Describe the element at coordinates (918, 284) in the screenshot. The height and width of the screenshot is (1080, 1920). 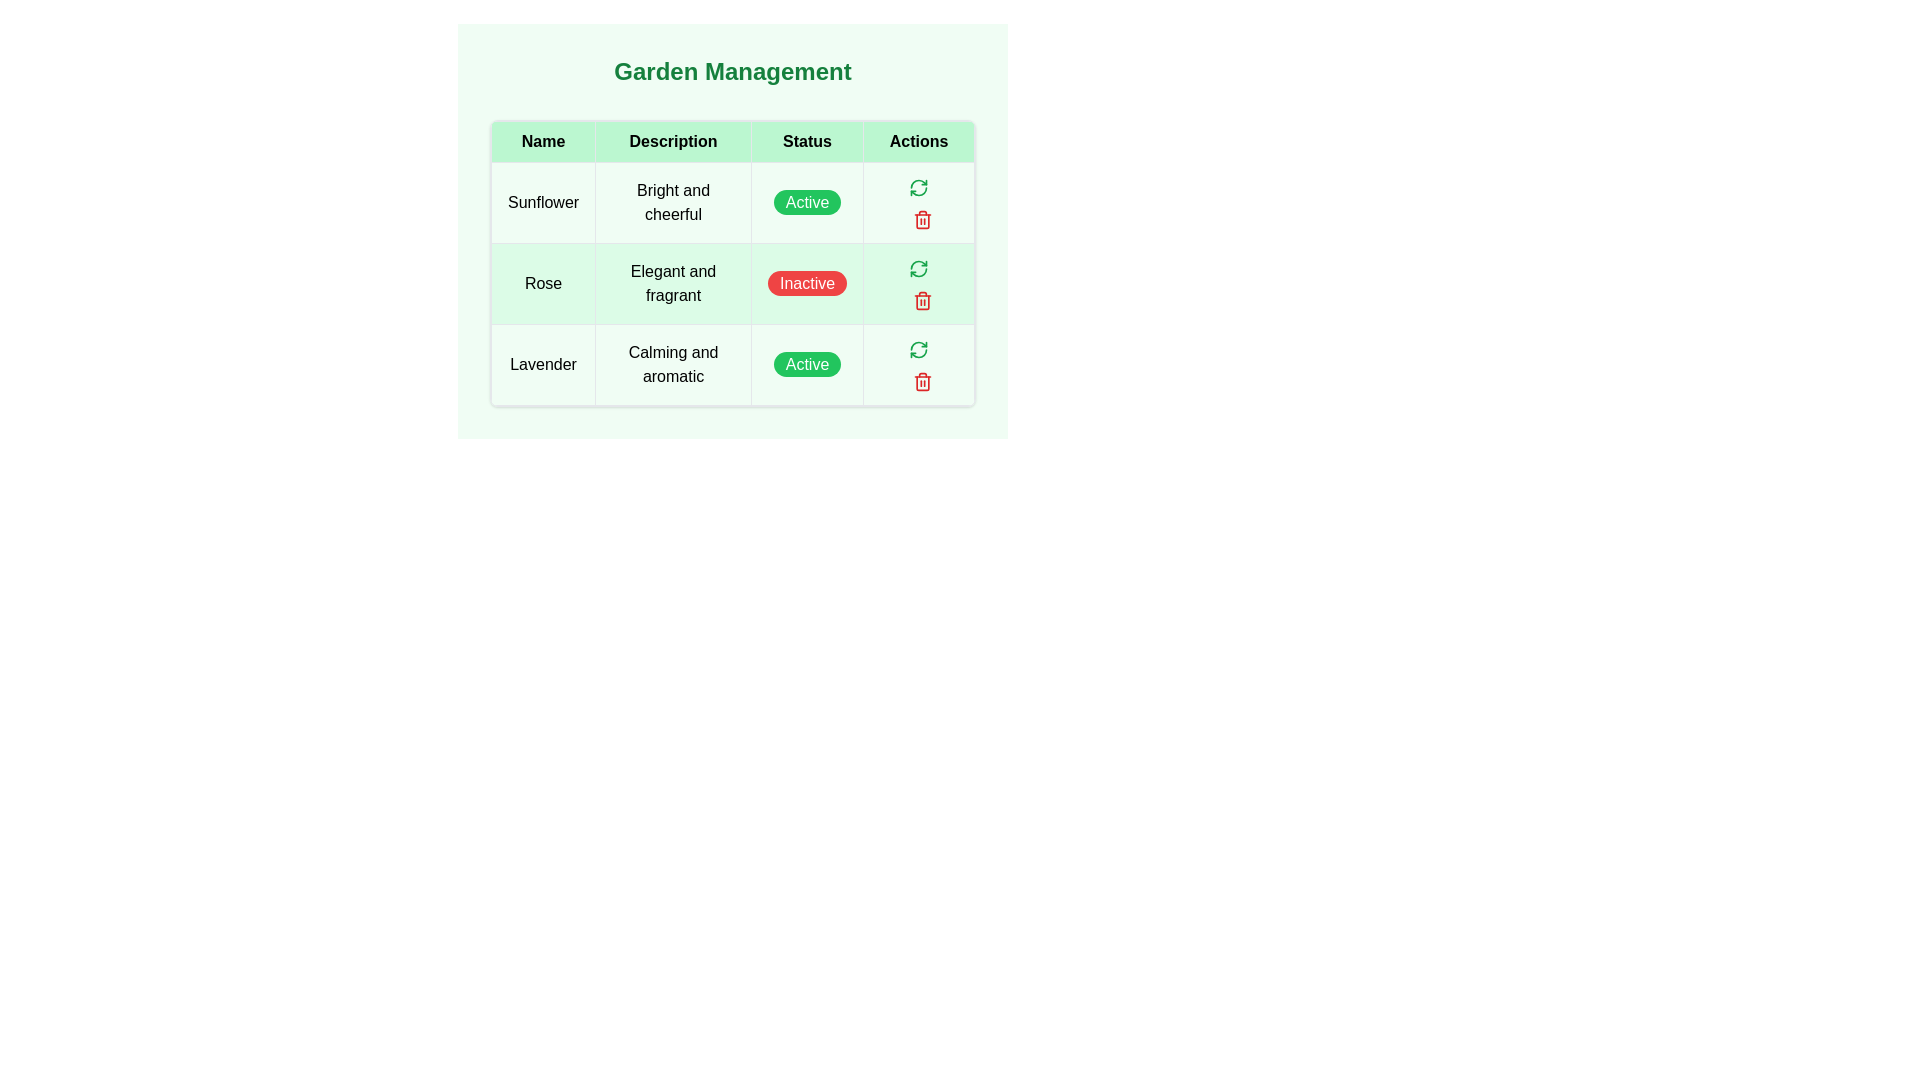
I see `the interactive icon group located in the last column of the second row of the table, which contains a green refresh icon and a red trash icon` at that location.